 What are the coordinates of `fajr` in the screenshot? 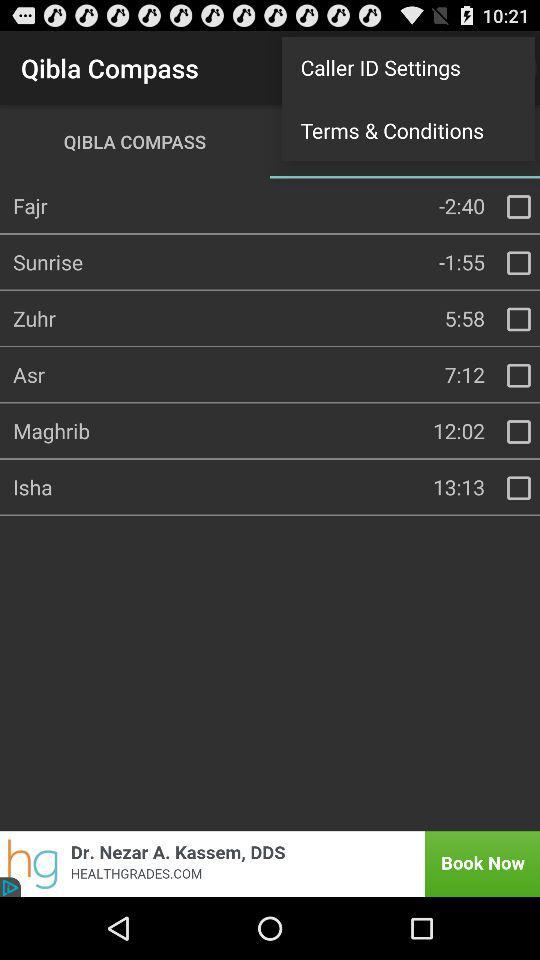 It's located at (518, 206).